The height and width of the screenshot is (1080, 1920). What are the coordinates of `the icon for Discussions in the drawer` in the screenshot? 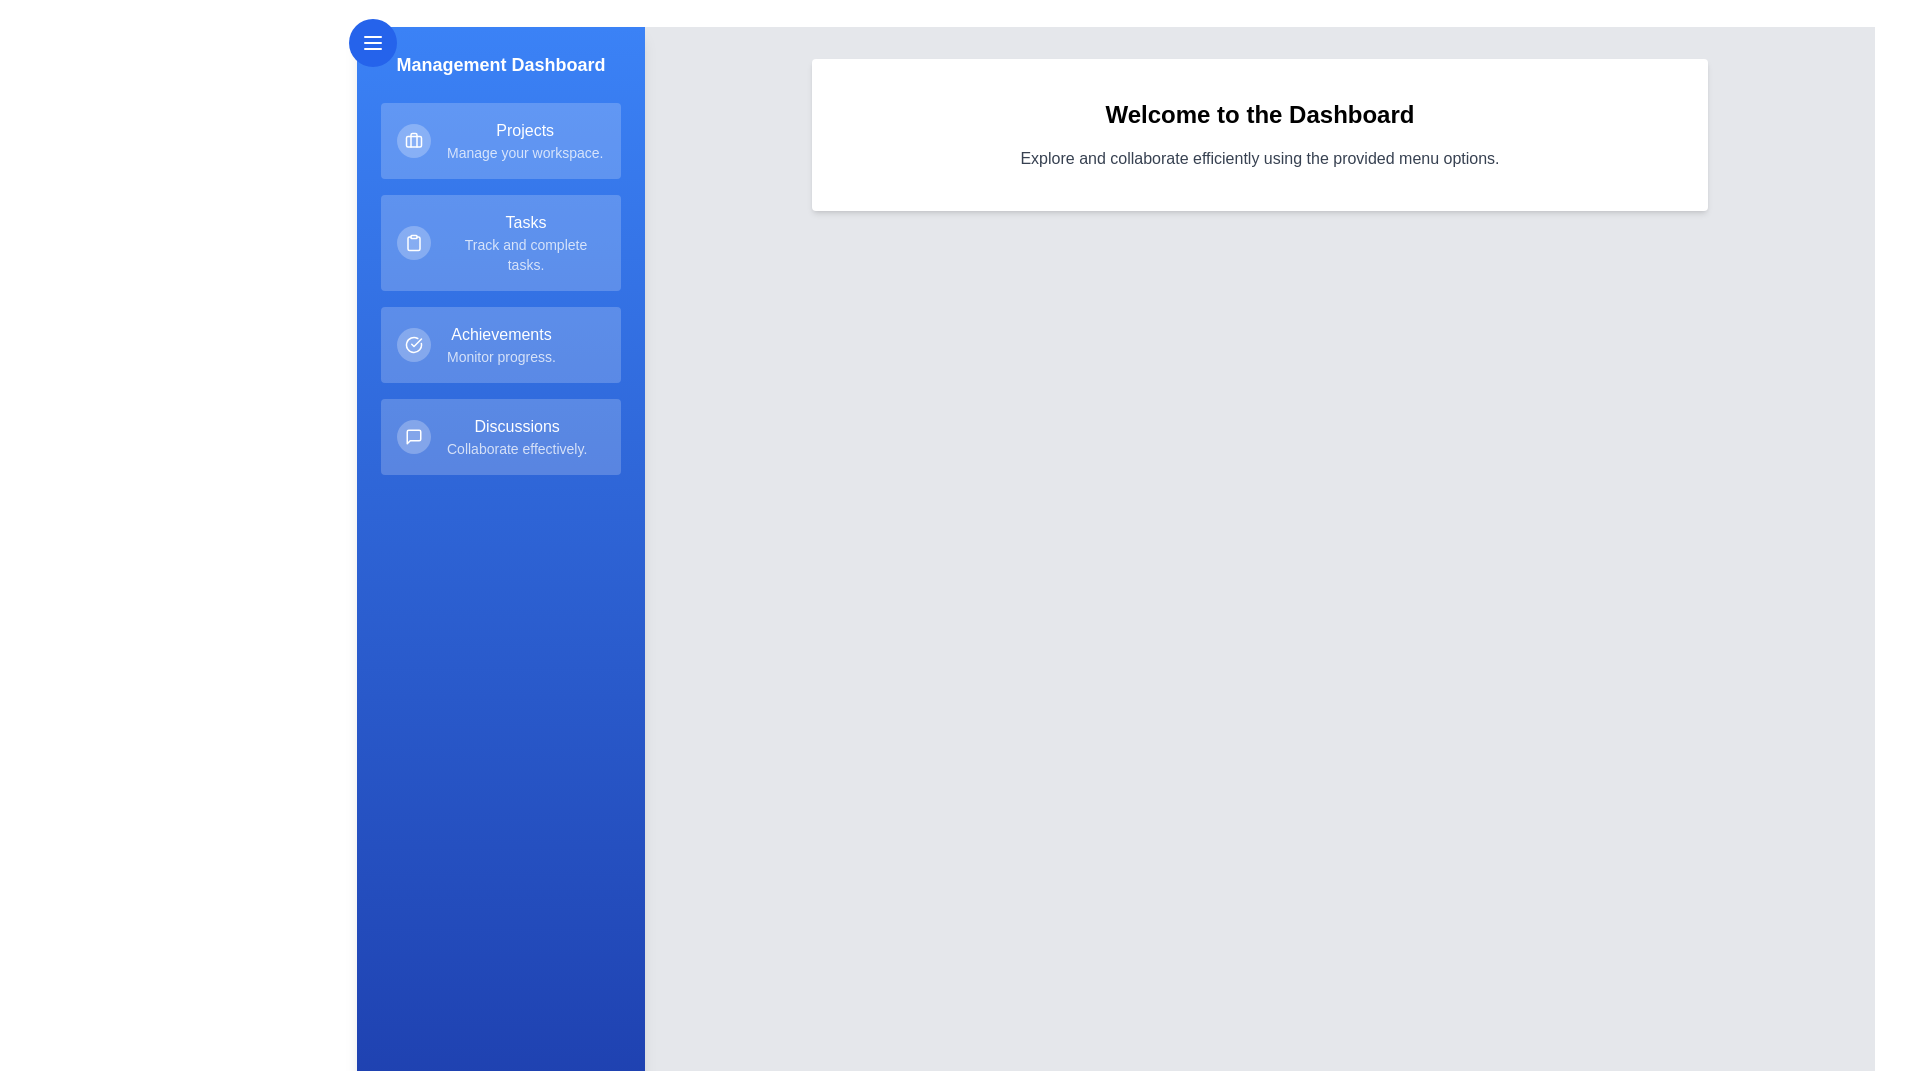 It's located at (412, 435).